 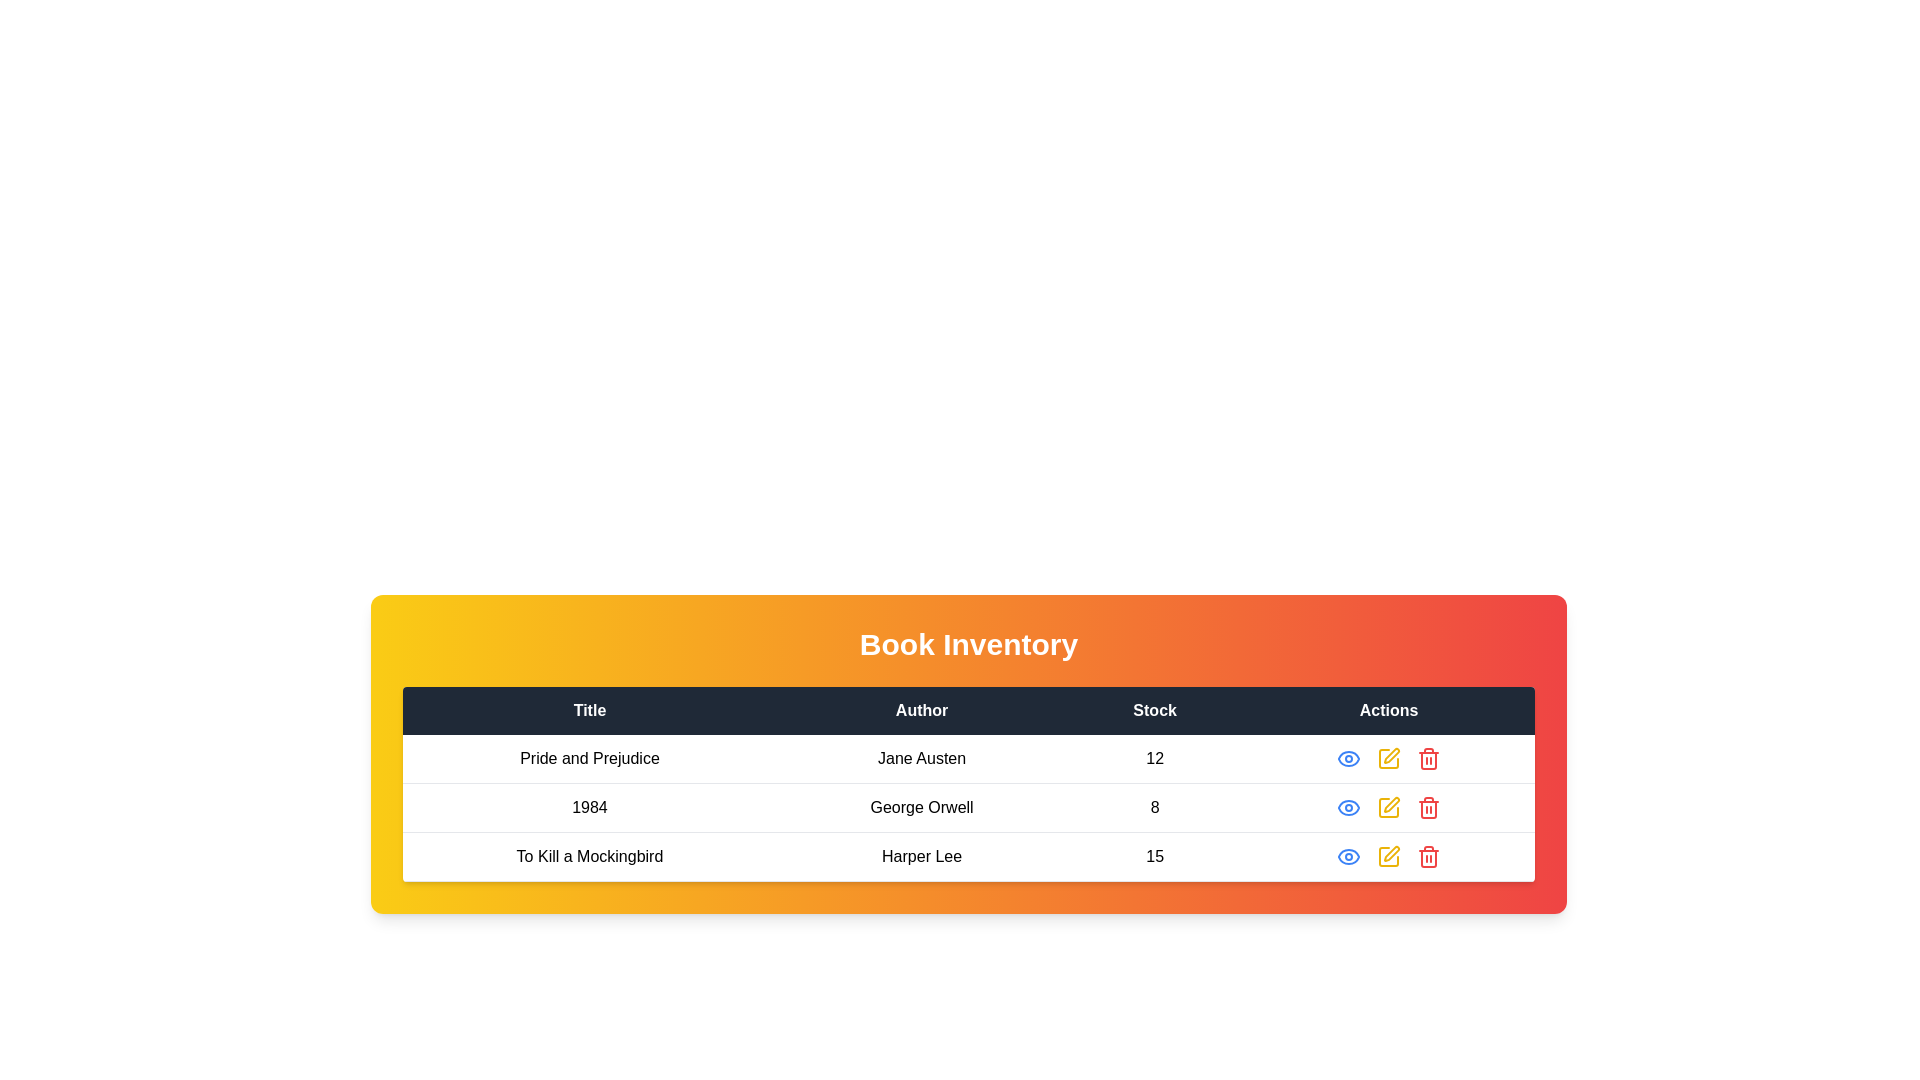 I want to click on the edit button located as the second icon in the row of action icons within the third table row under the 'Actions' column, so click(x=1388, y=855).